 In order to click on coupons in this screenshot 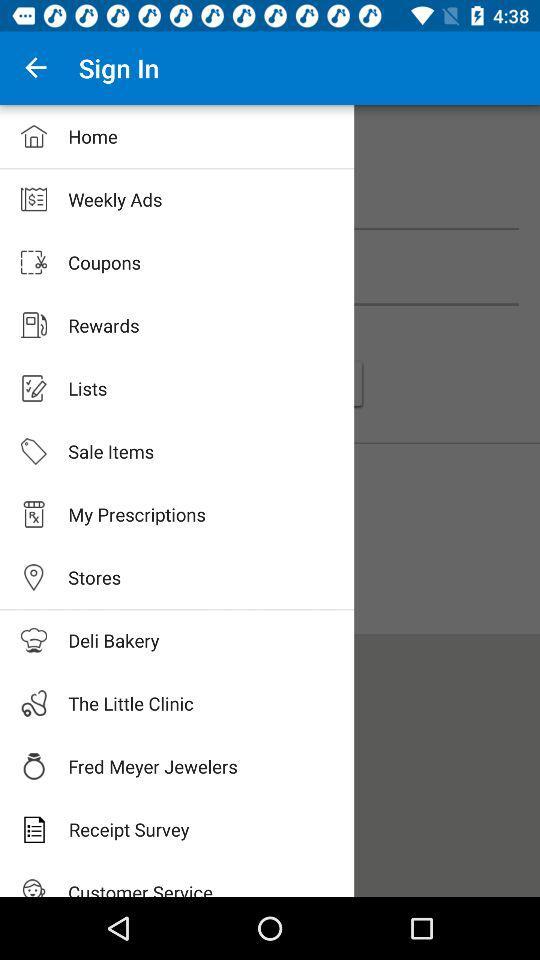, I will do `click(270, 284)`.